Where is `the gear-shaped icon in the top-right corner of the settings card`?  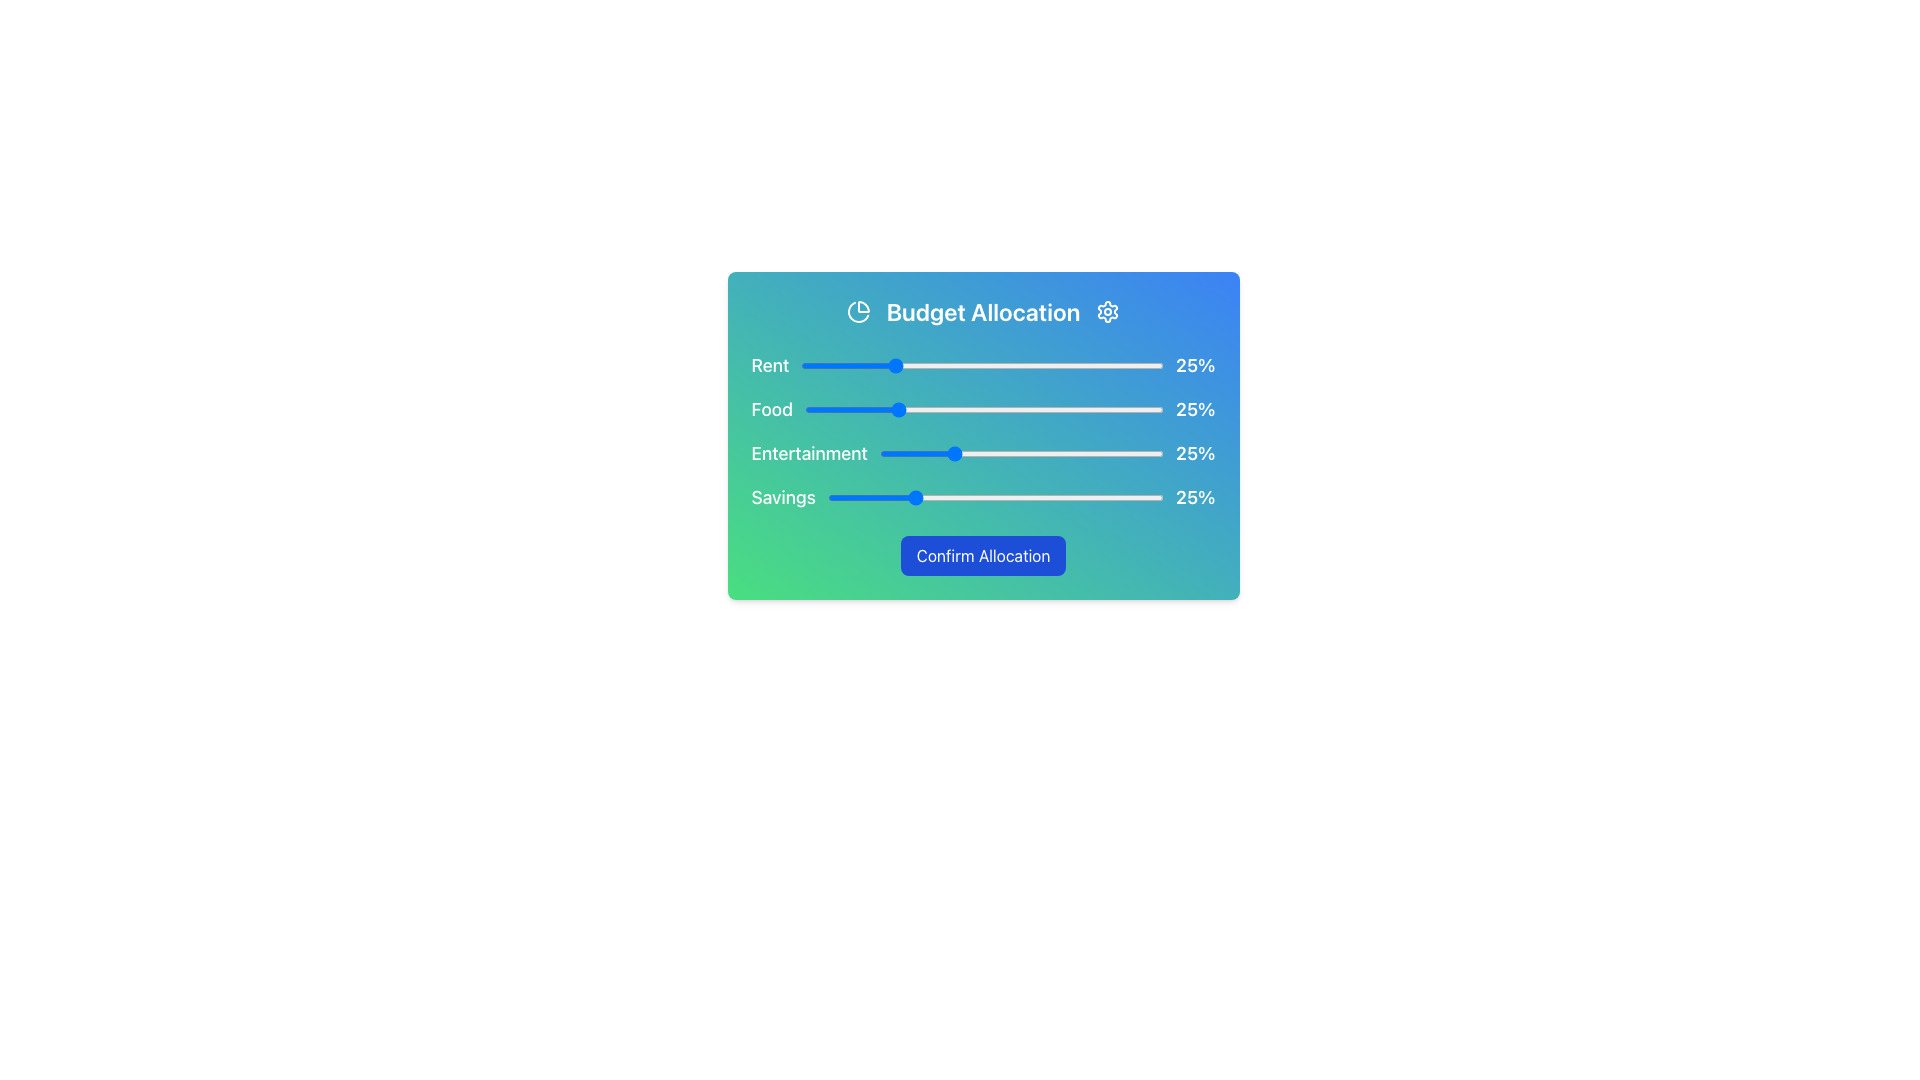
the gear-shaped icon in the top-right corner of the settings card is located at coordinates (1107, 312).